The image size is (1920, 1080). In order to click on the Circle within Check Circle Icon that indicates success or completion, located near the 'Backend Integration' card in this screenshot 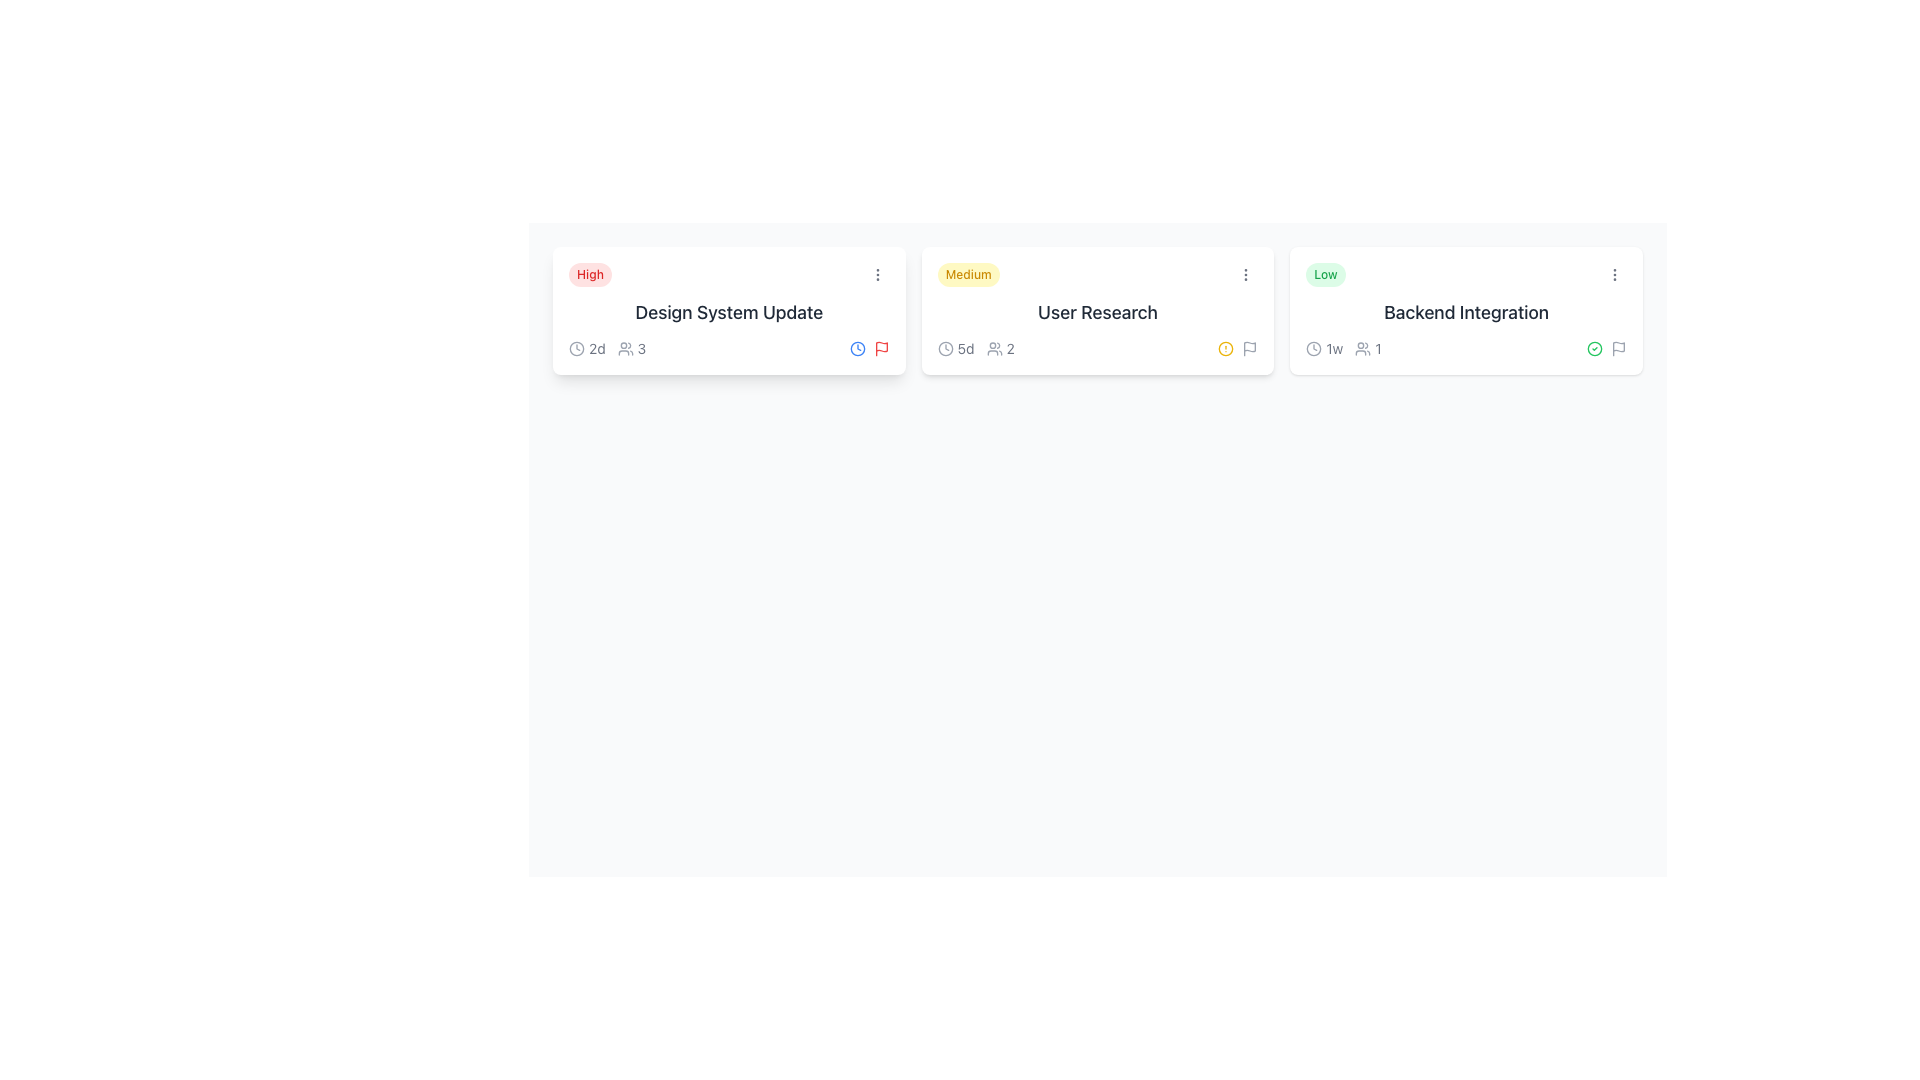, I will do `click(1593, 347)`.